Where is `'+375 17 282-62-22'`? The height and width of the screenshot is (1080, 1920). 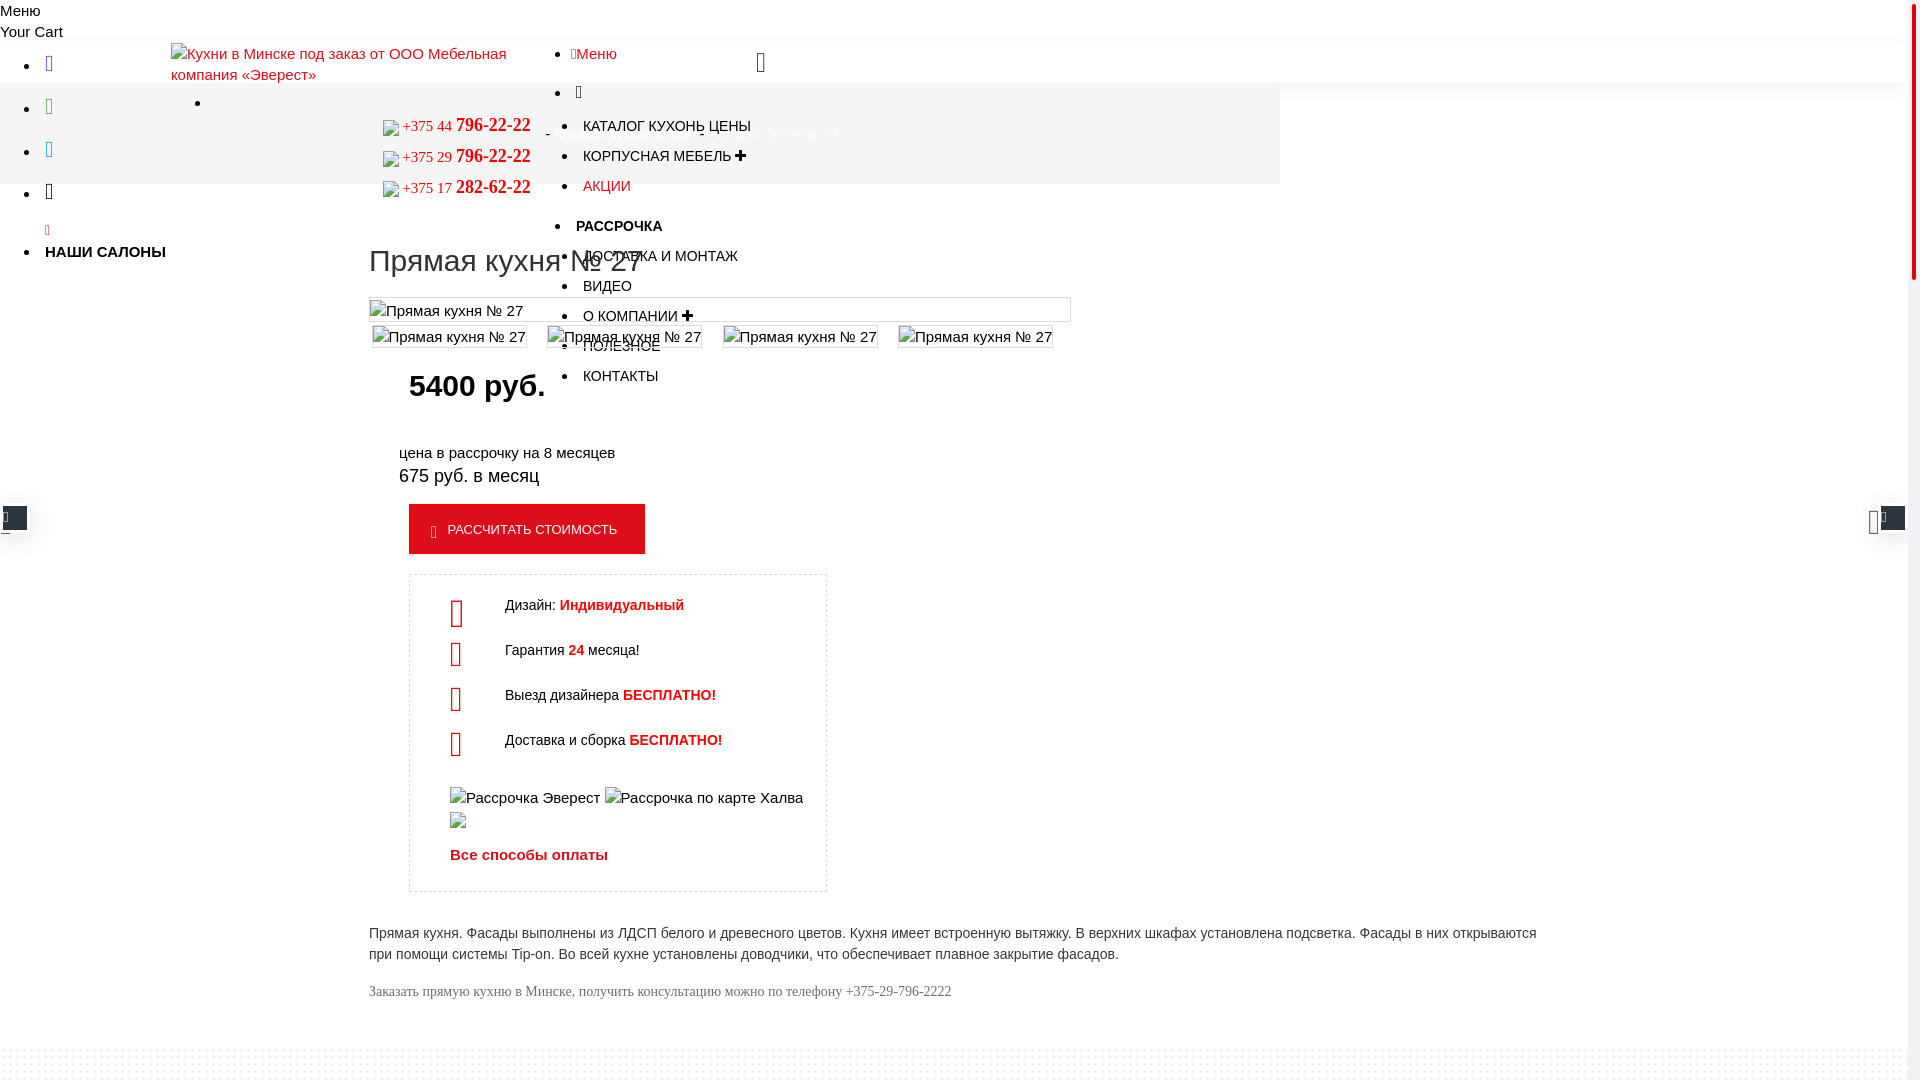
'+375 17 282-62-22' is located at coordinates (464, 188).